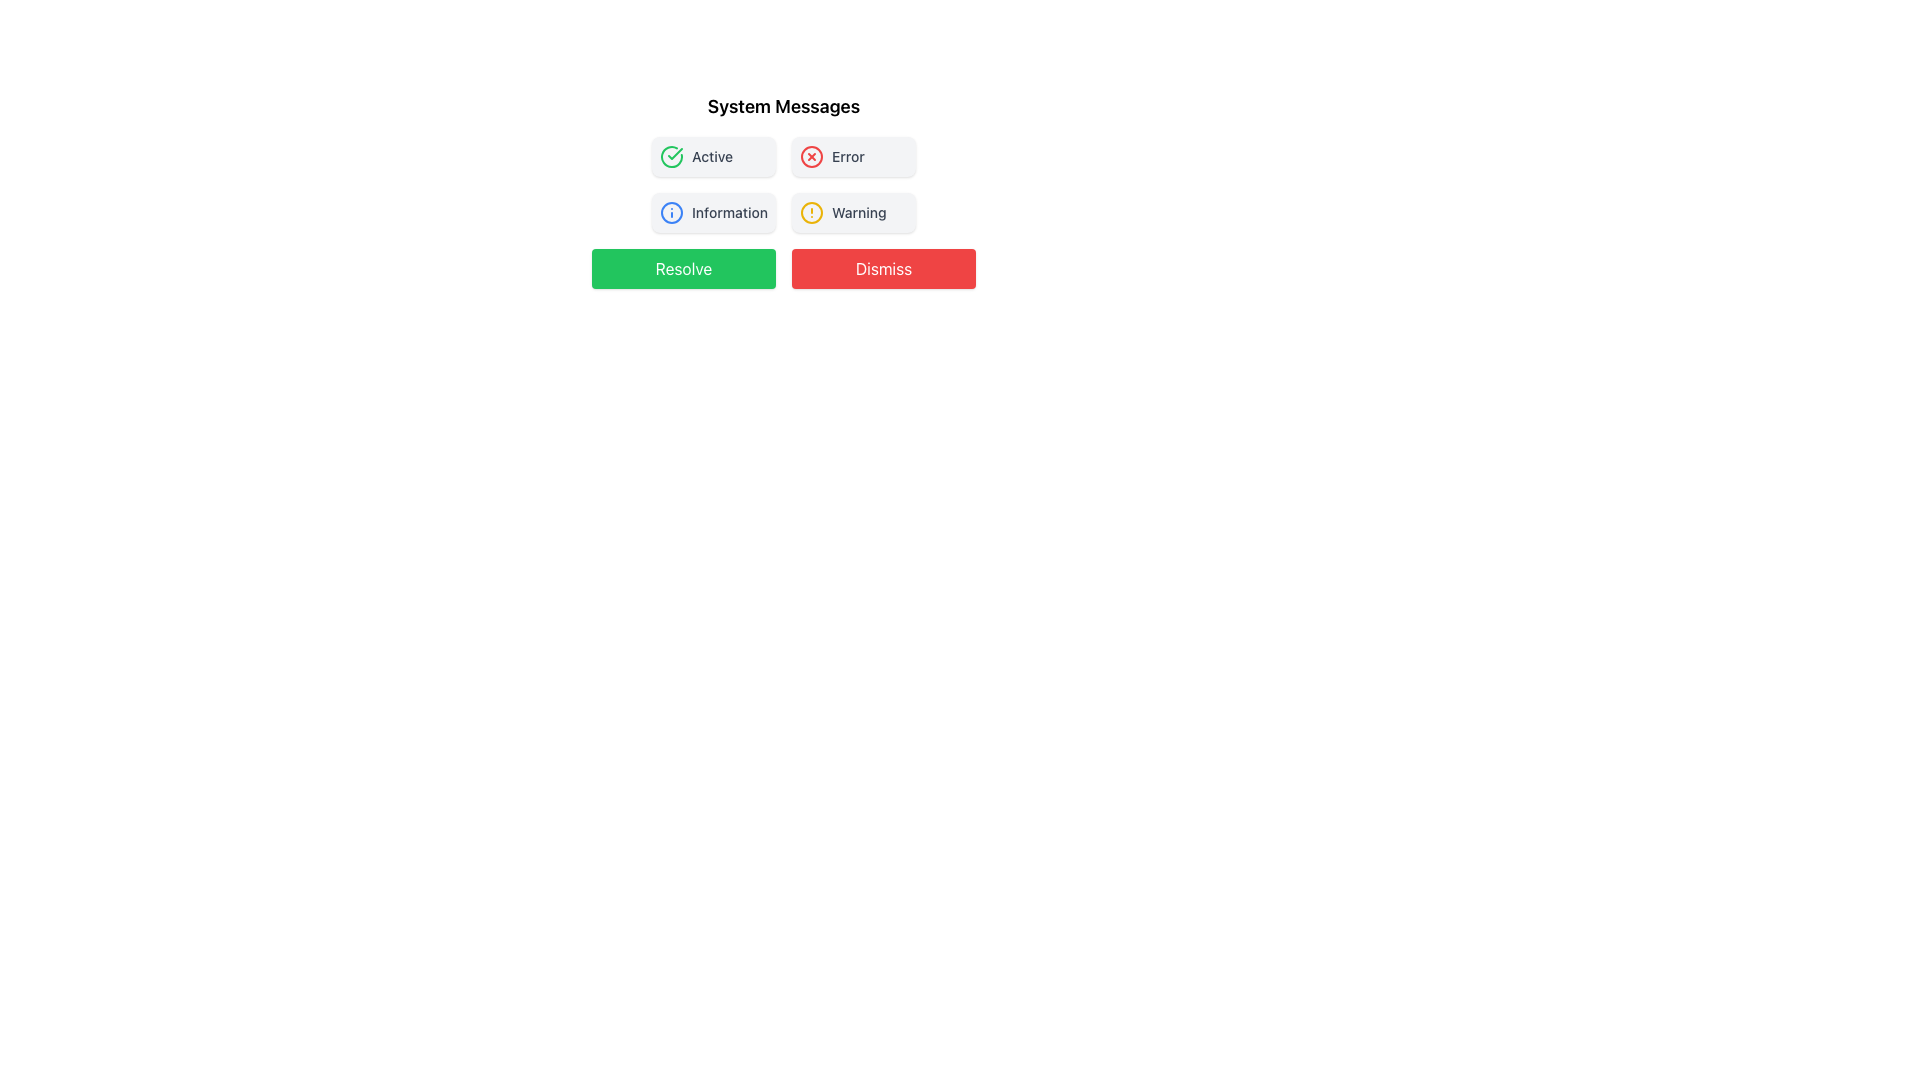 The image size is (1920, 1080). What do you see at coordinates (672, 212) in the screenshot?
I see `the center of the circular SVG graphic in the information indicator icon located at the bottom-left corner of the message indicators section labeled 'Information'` at bounding box center [672, 212].